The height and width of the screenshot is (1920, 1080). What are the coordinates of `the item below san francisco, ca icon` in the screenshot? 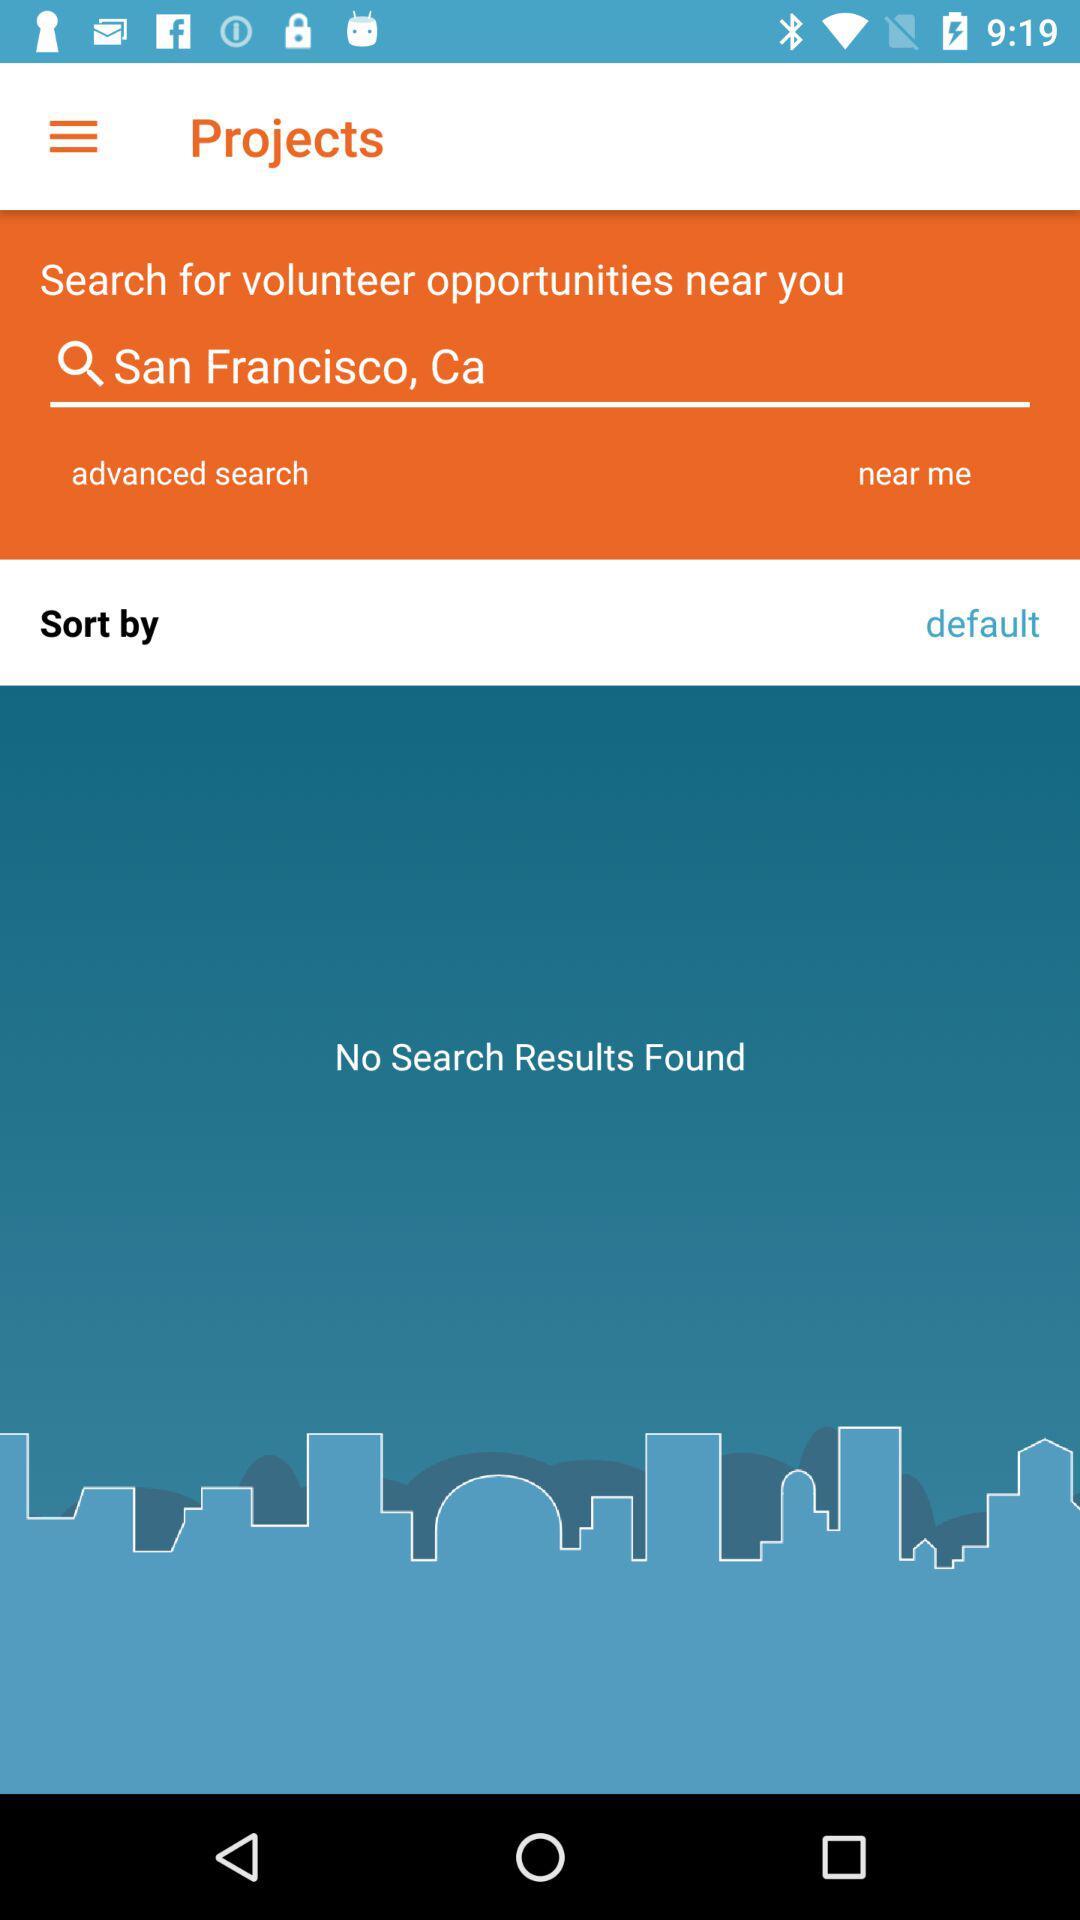 It's located at (190, 471).